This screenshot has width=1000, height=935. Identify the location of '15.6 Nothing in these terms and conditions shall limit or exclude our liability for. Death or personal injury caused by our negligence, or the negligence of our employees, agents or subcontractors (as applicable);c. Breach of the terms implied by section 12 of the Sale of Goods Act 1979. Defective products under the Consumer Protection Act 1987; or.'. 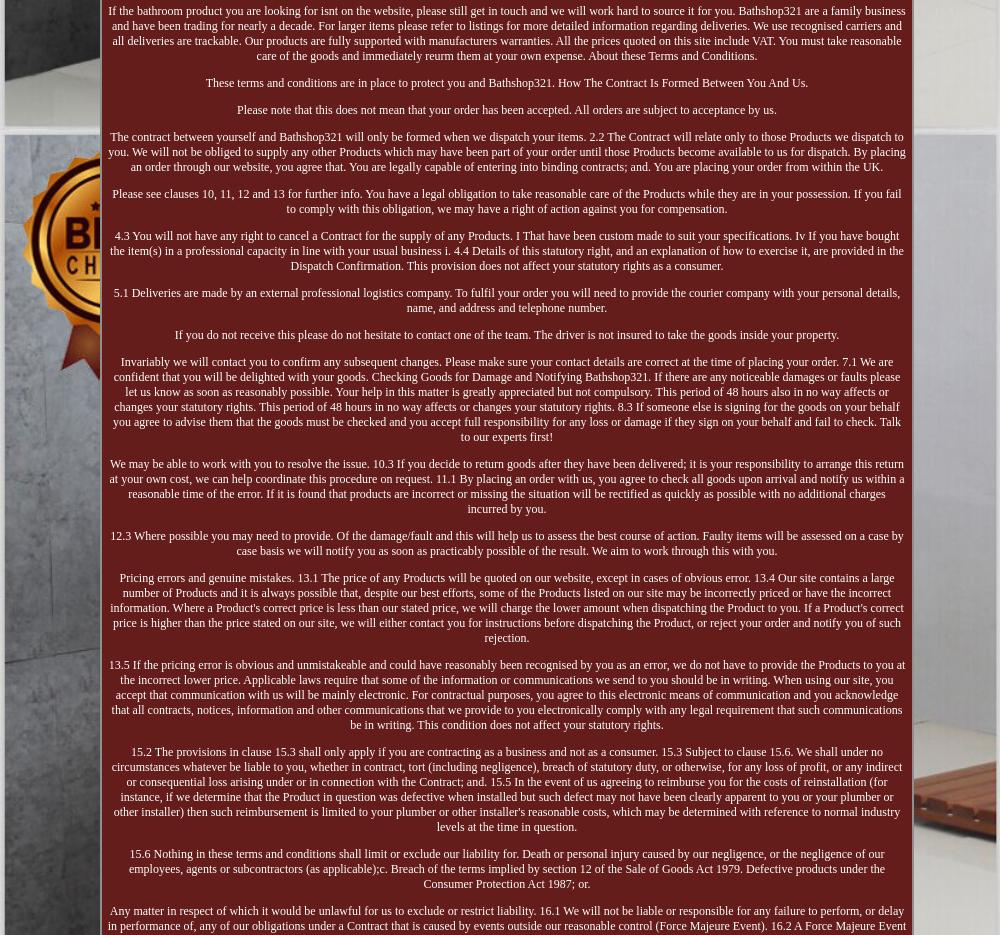
(128, 866).